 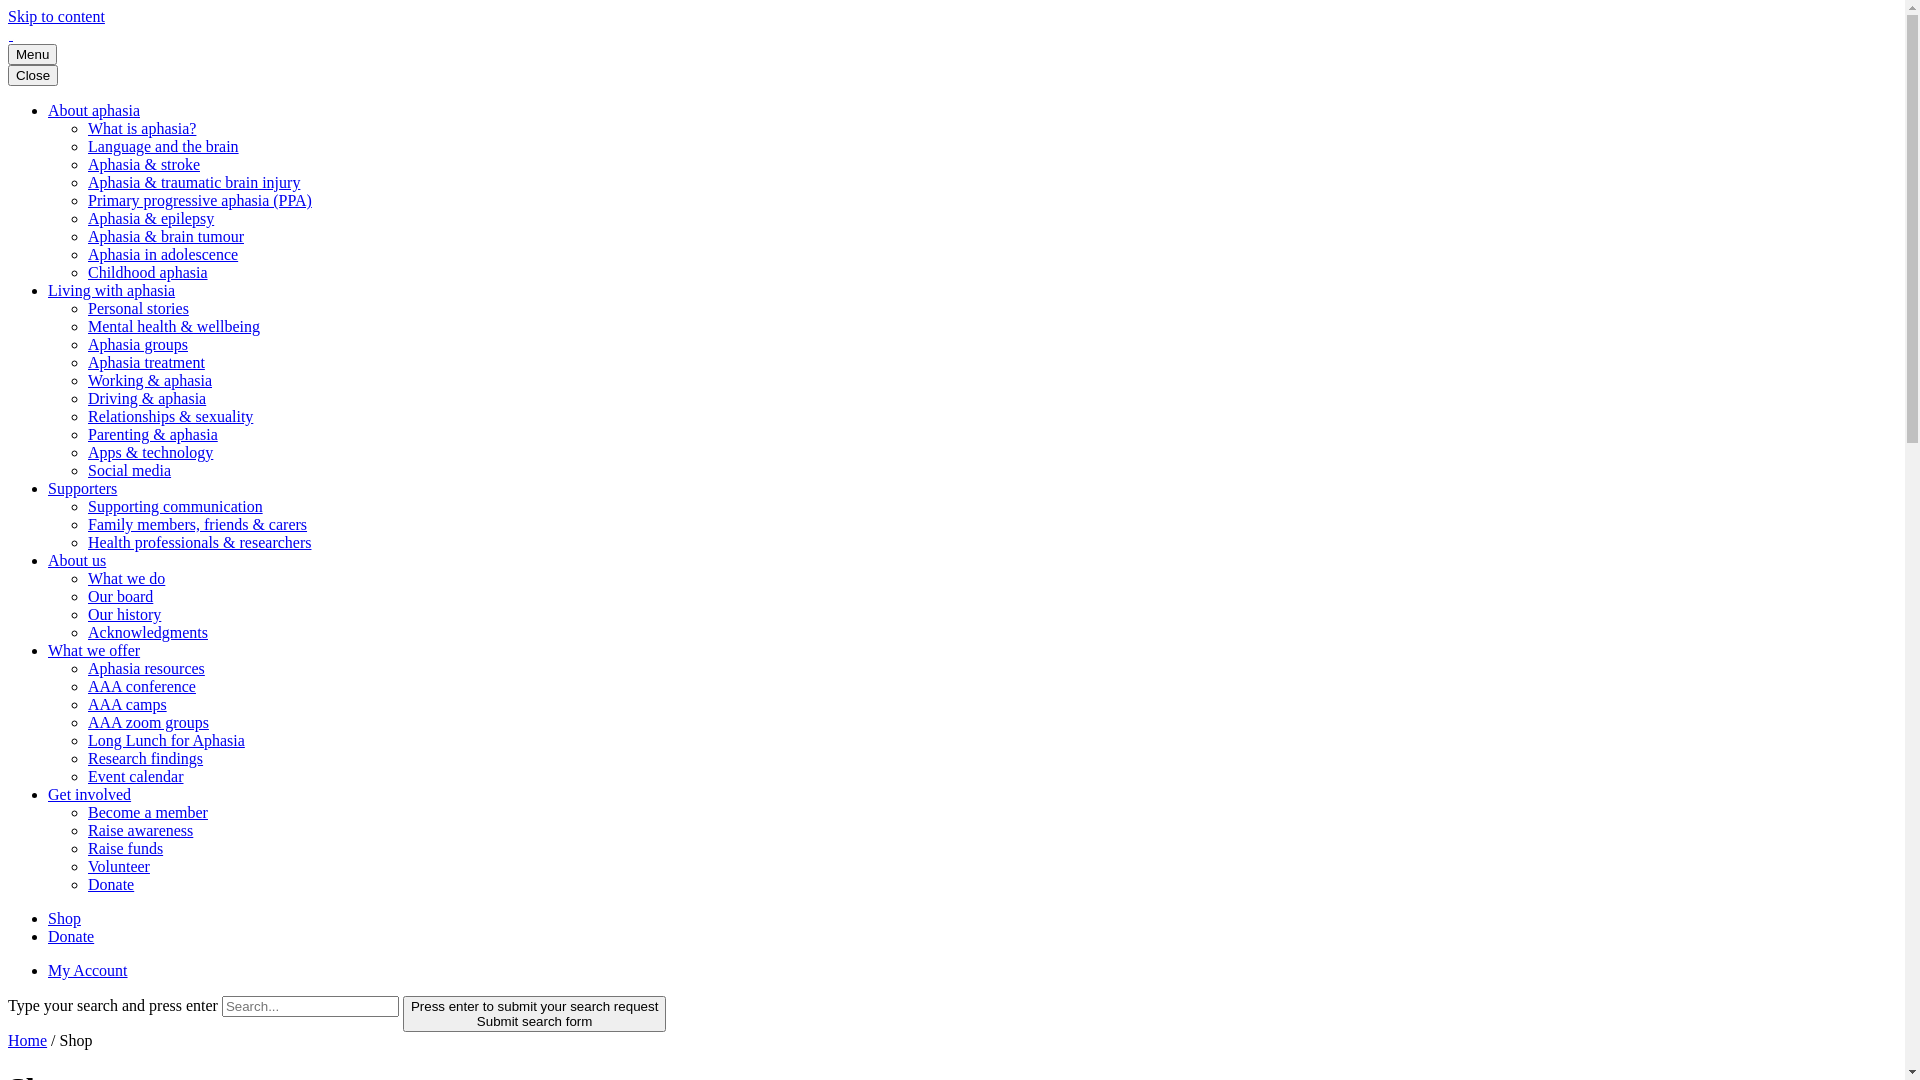 I want to click on 'Home', so click(x=27, y=1039).